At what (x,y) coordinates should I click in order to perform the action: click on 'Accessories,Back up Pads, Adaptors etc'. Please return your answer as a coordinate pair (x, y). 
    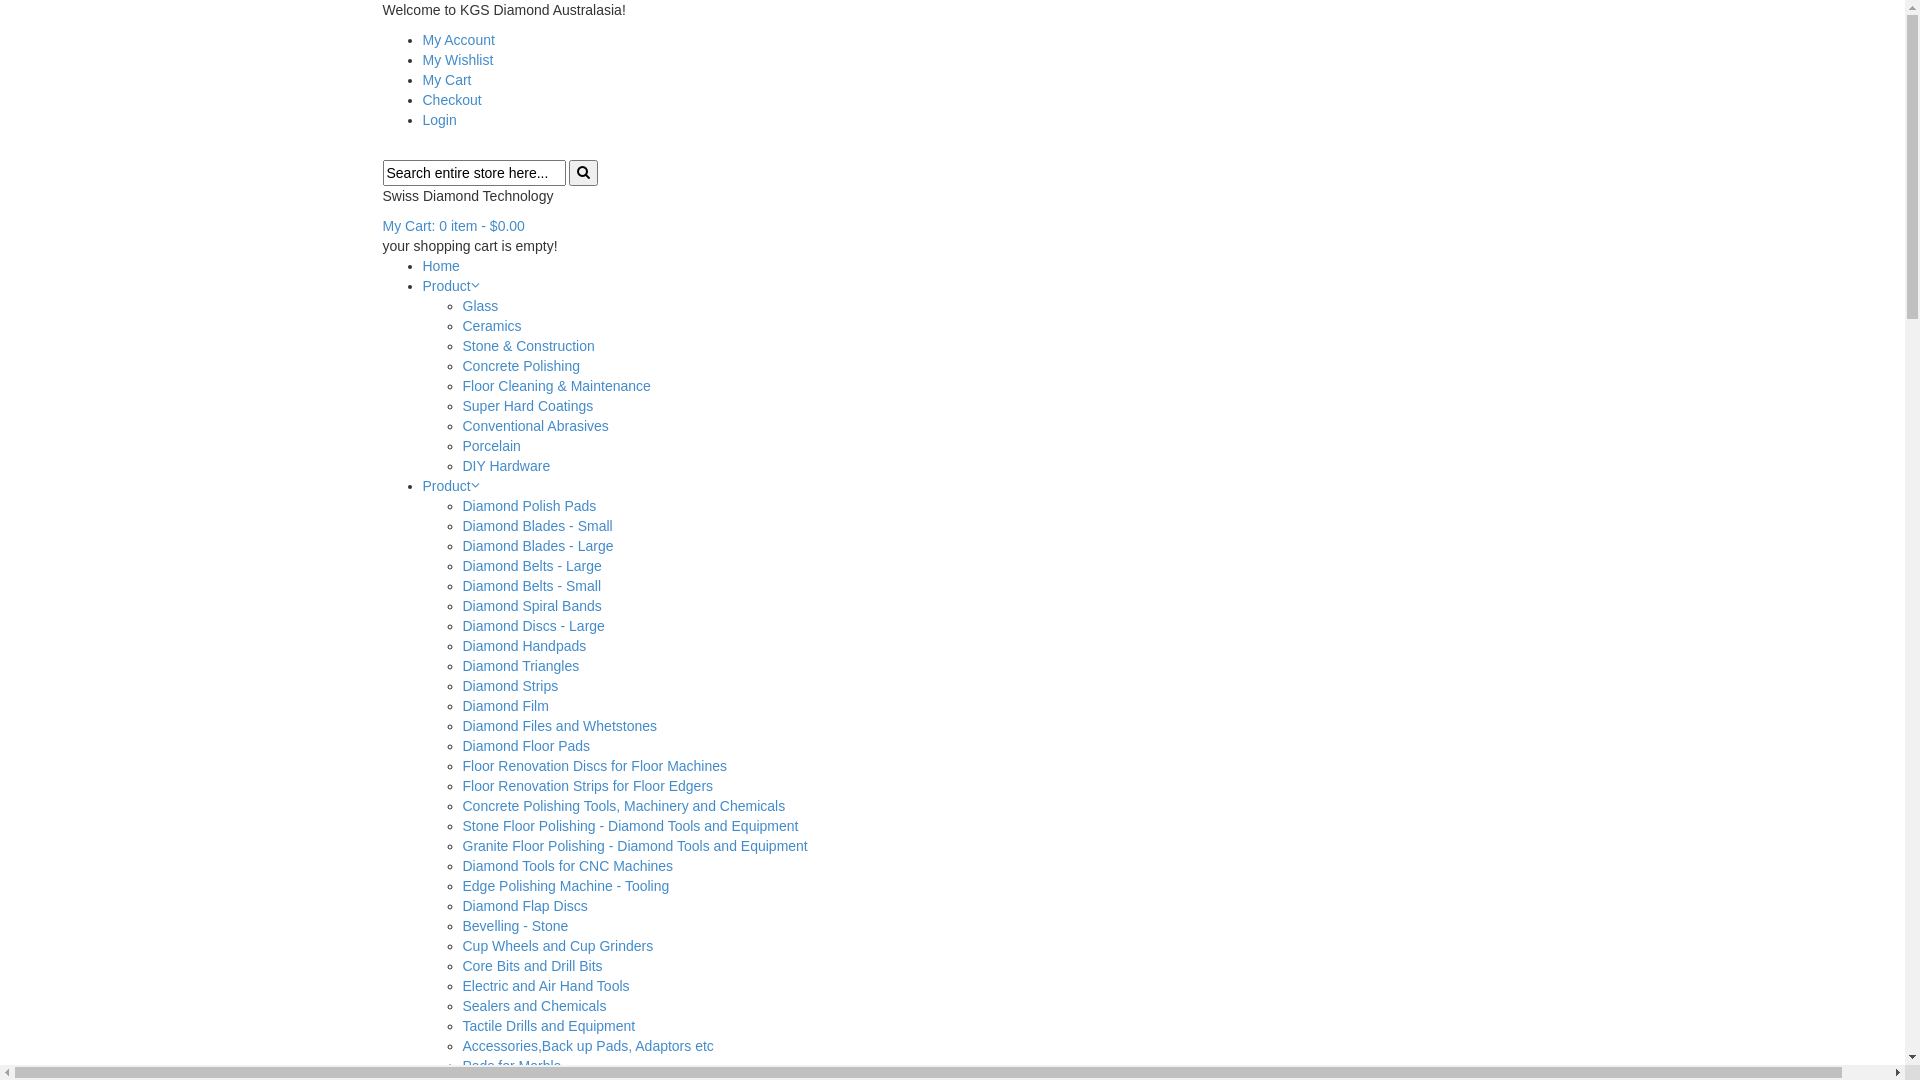
    Looking at the image, I should click on (586, 1044).